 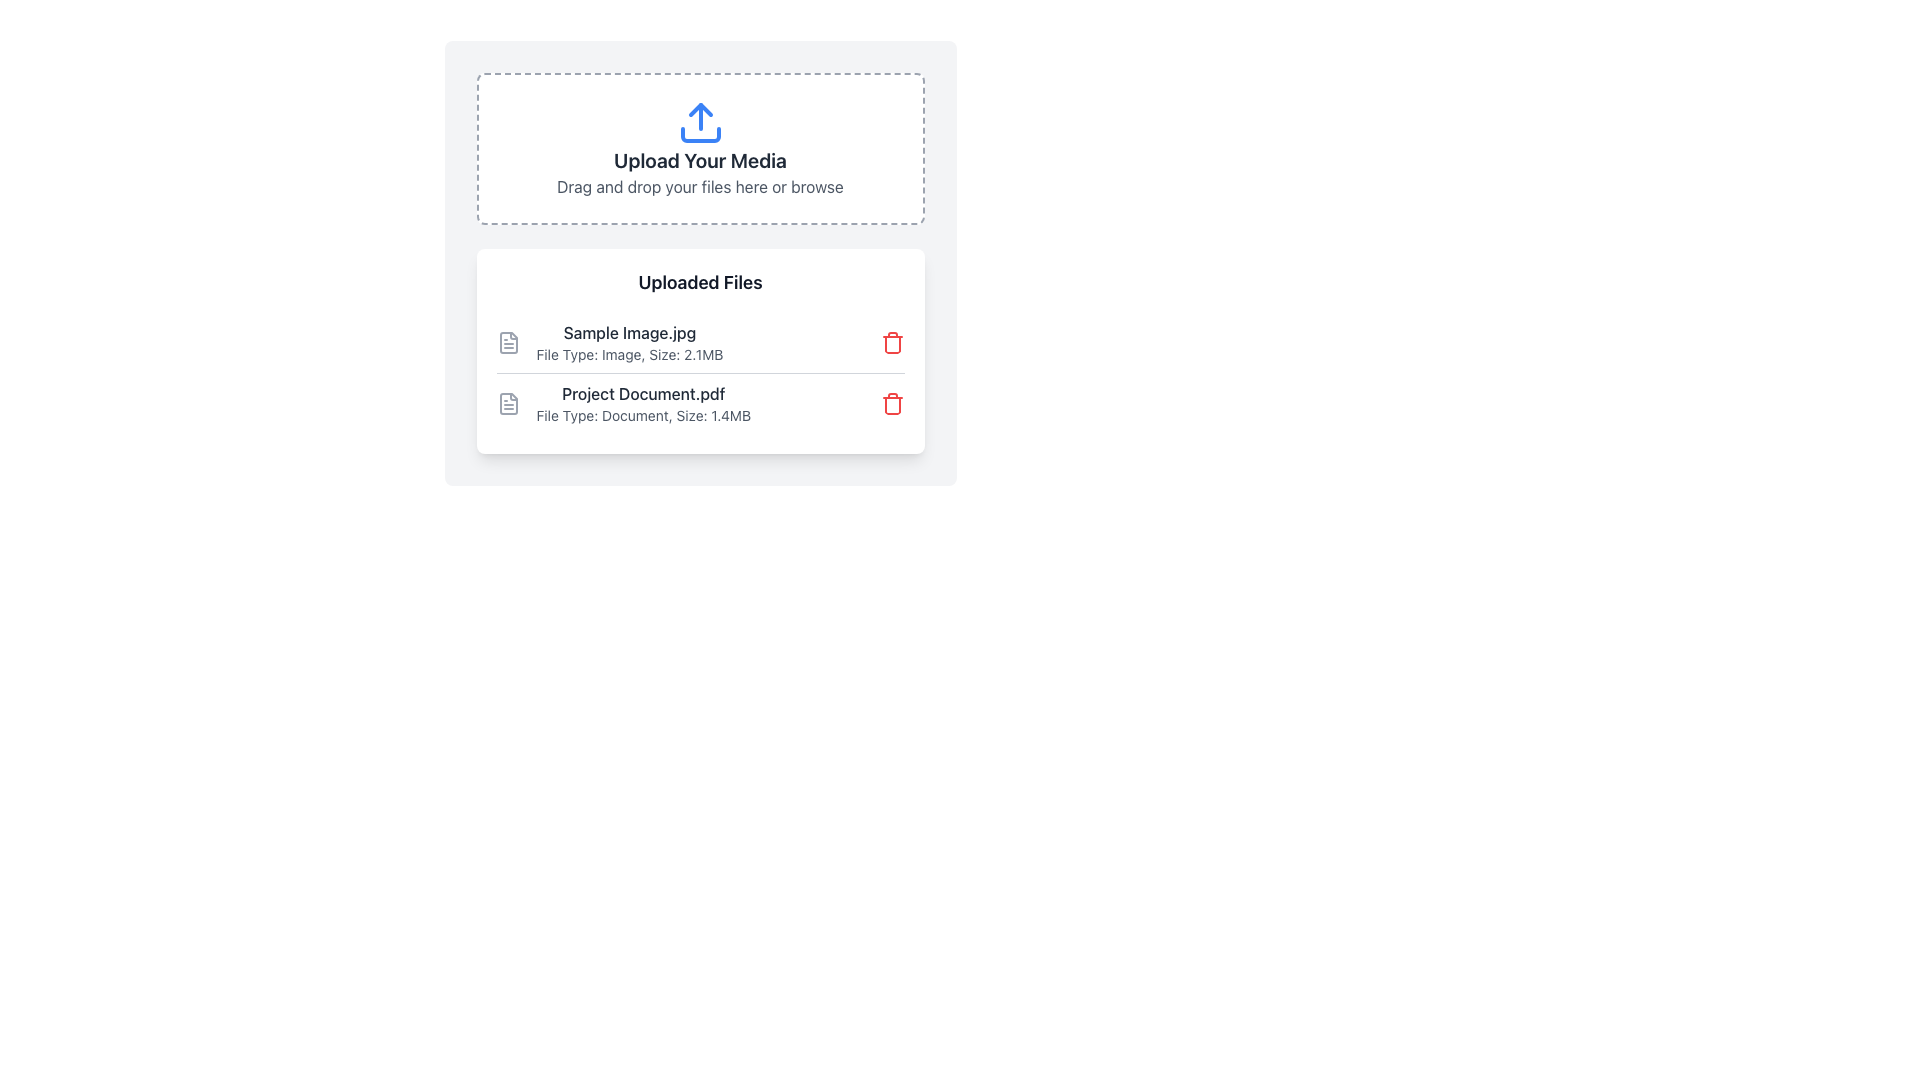 What do you see at coordinates (508, 404) in the screenshot?
I see `the decorative icon representing the document associated with the file entry for 'Project Document.pdf' in the second entry of the uploaded files list` at bounding box center [508, 404].